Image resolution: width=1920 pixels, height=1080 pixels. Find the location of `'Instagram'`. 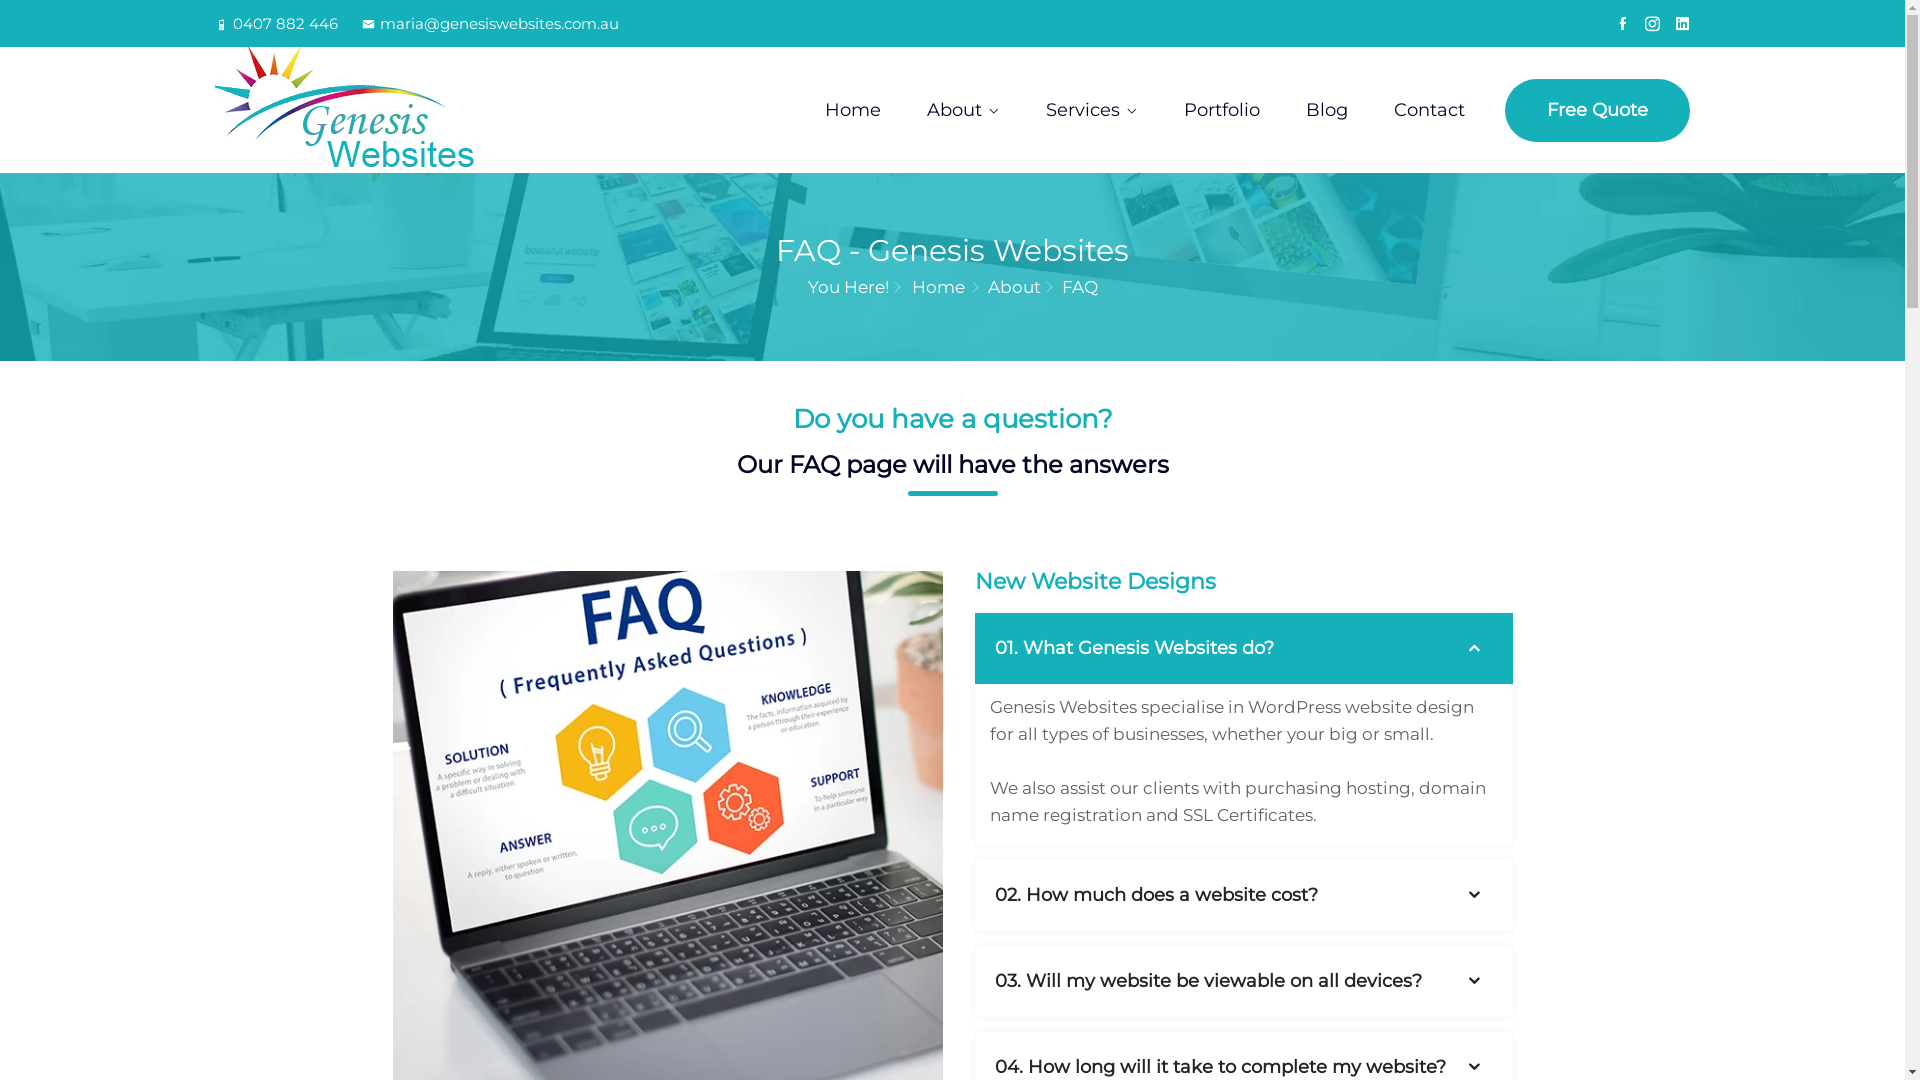

'Instagram' is located at coordinates (1652, 23).